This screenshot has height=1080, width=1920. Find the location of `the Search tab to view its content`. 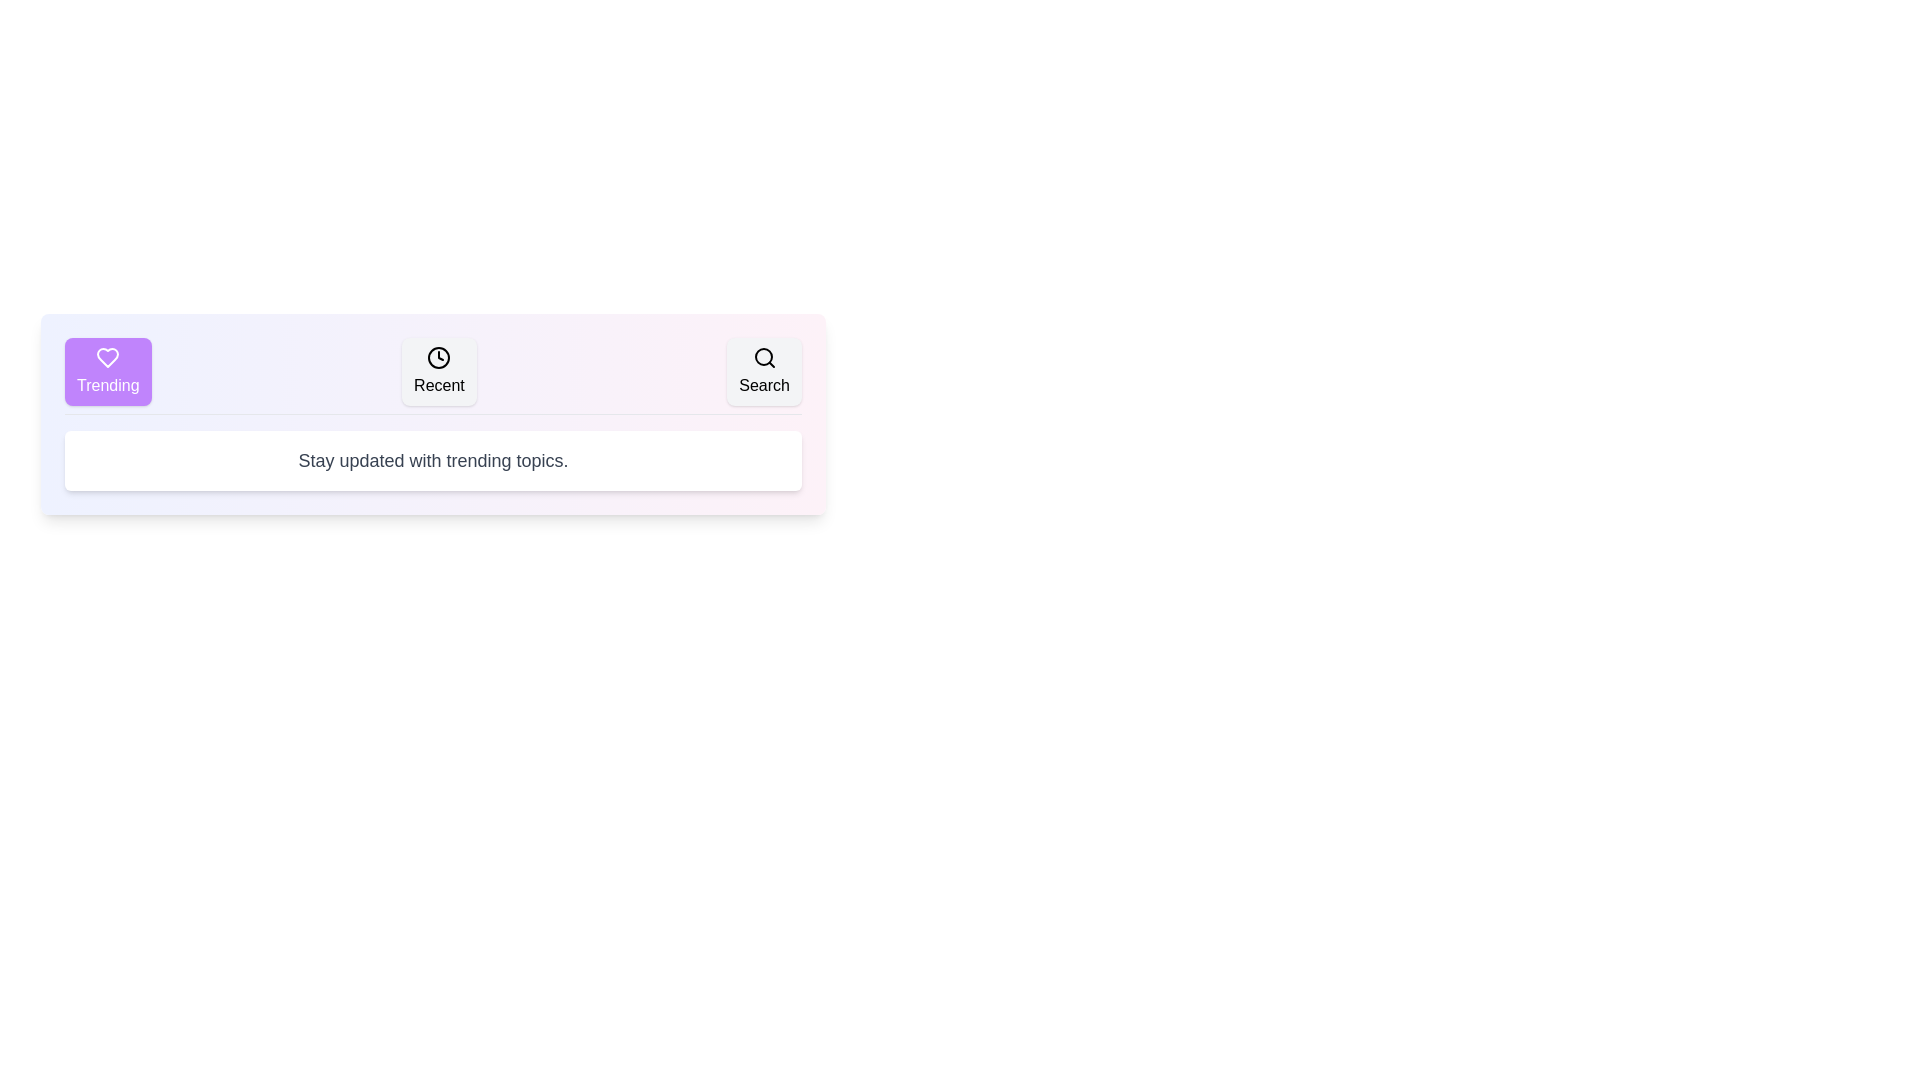

the Search tab to view its content is located at coordinates (762, 371).